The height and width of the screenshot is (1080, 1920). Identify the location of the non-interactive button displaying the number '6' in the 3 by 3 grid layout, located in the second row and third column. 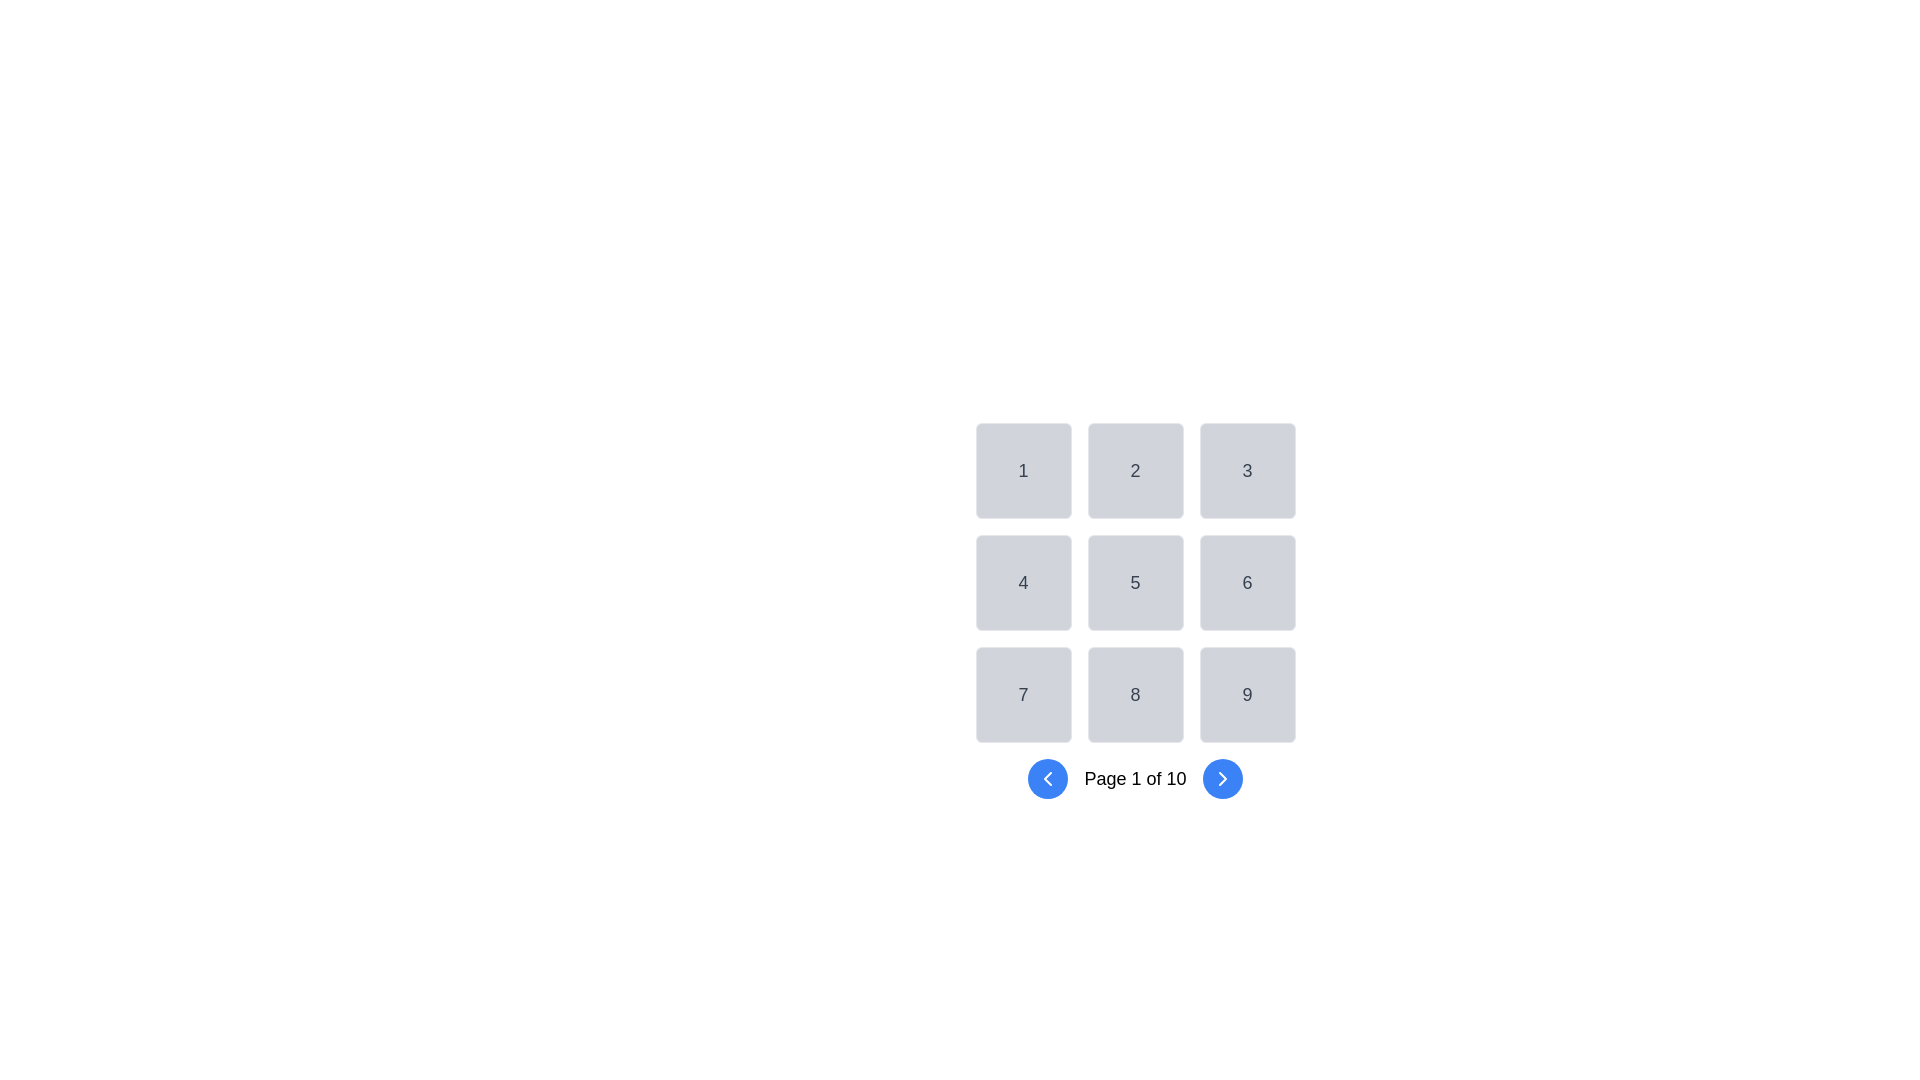
(1246, 582).